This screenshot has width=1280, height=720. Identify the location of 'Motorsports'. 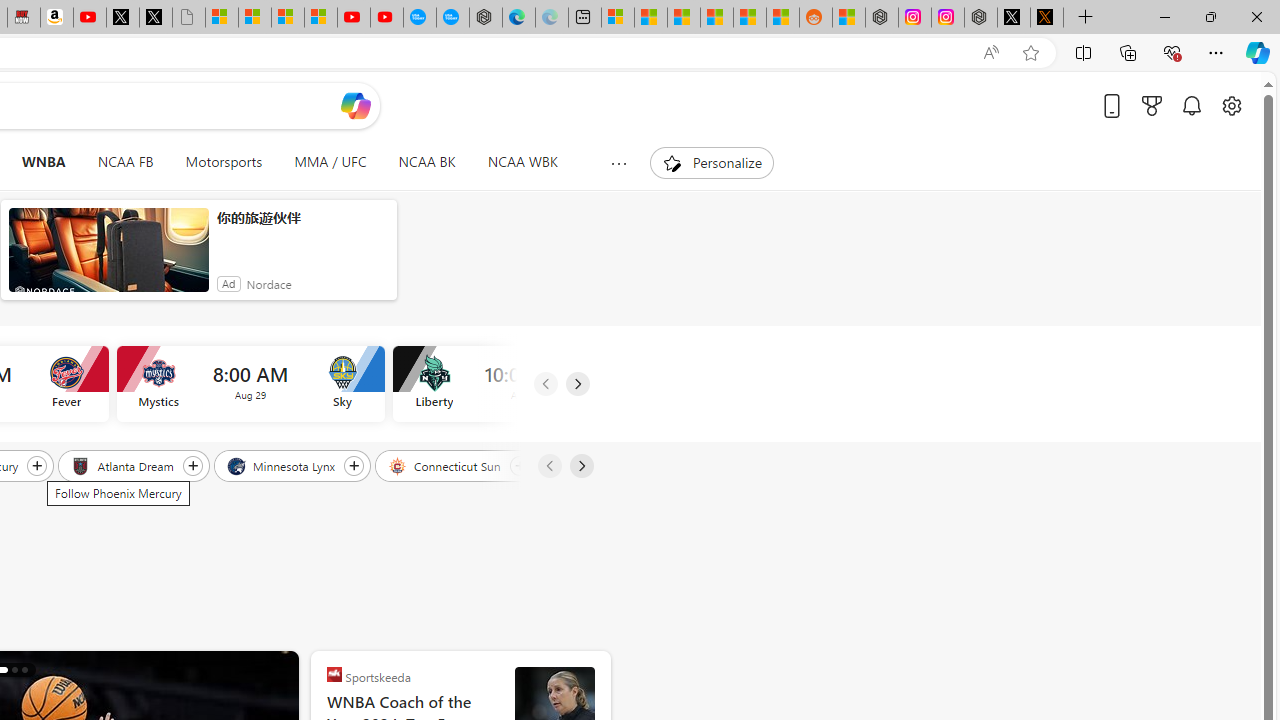
(224, 162).